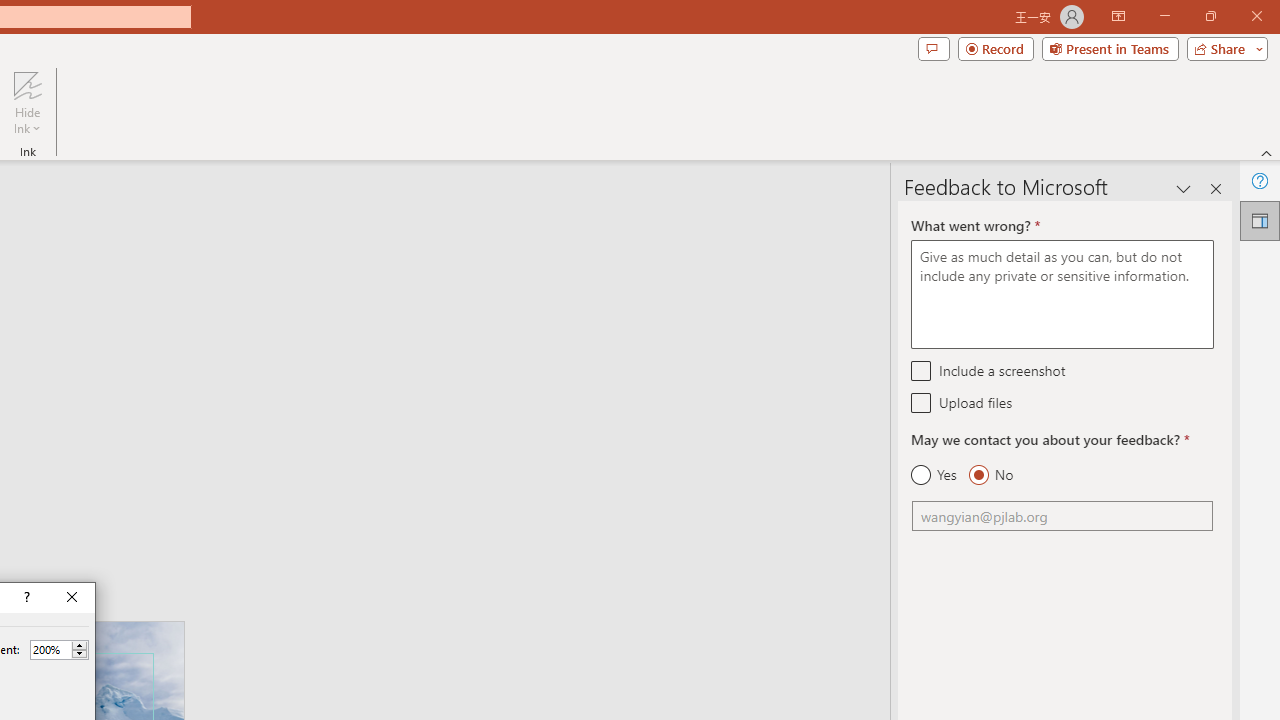 The width and height of the screenshot is (1280, 720). Describe the element at coordinates (990, 475) in the screenshot. I see `'No'` at that location.